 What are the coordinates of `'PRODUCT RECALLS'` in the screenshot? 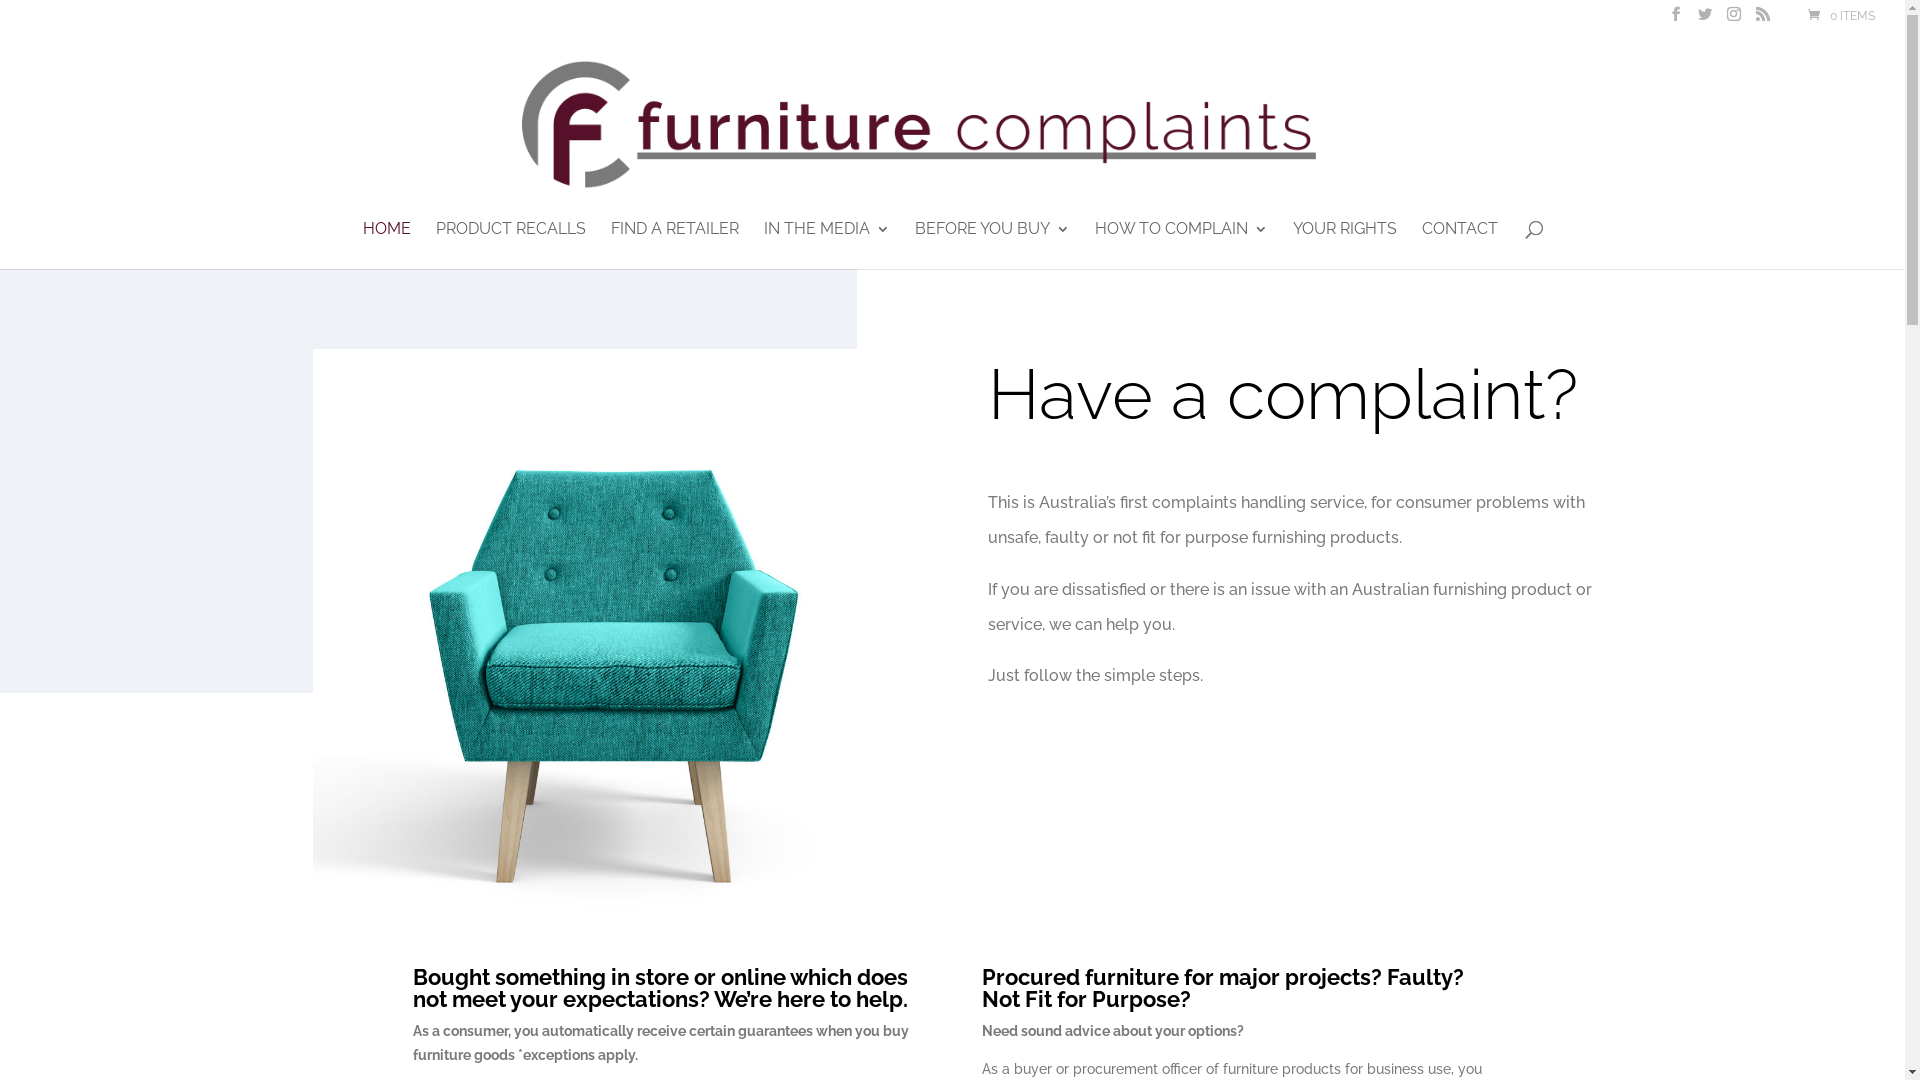 It's located at (510, 244).